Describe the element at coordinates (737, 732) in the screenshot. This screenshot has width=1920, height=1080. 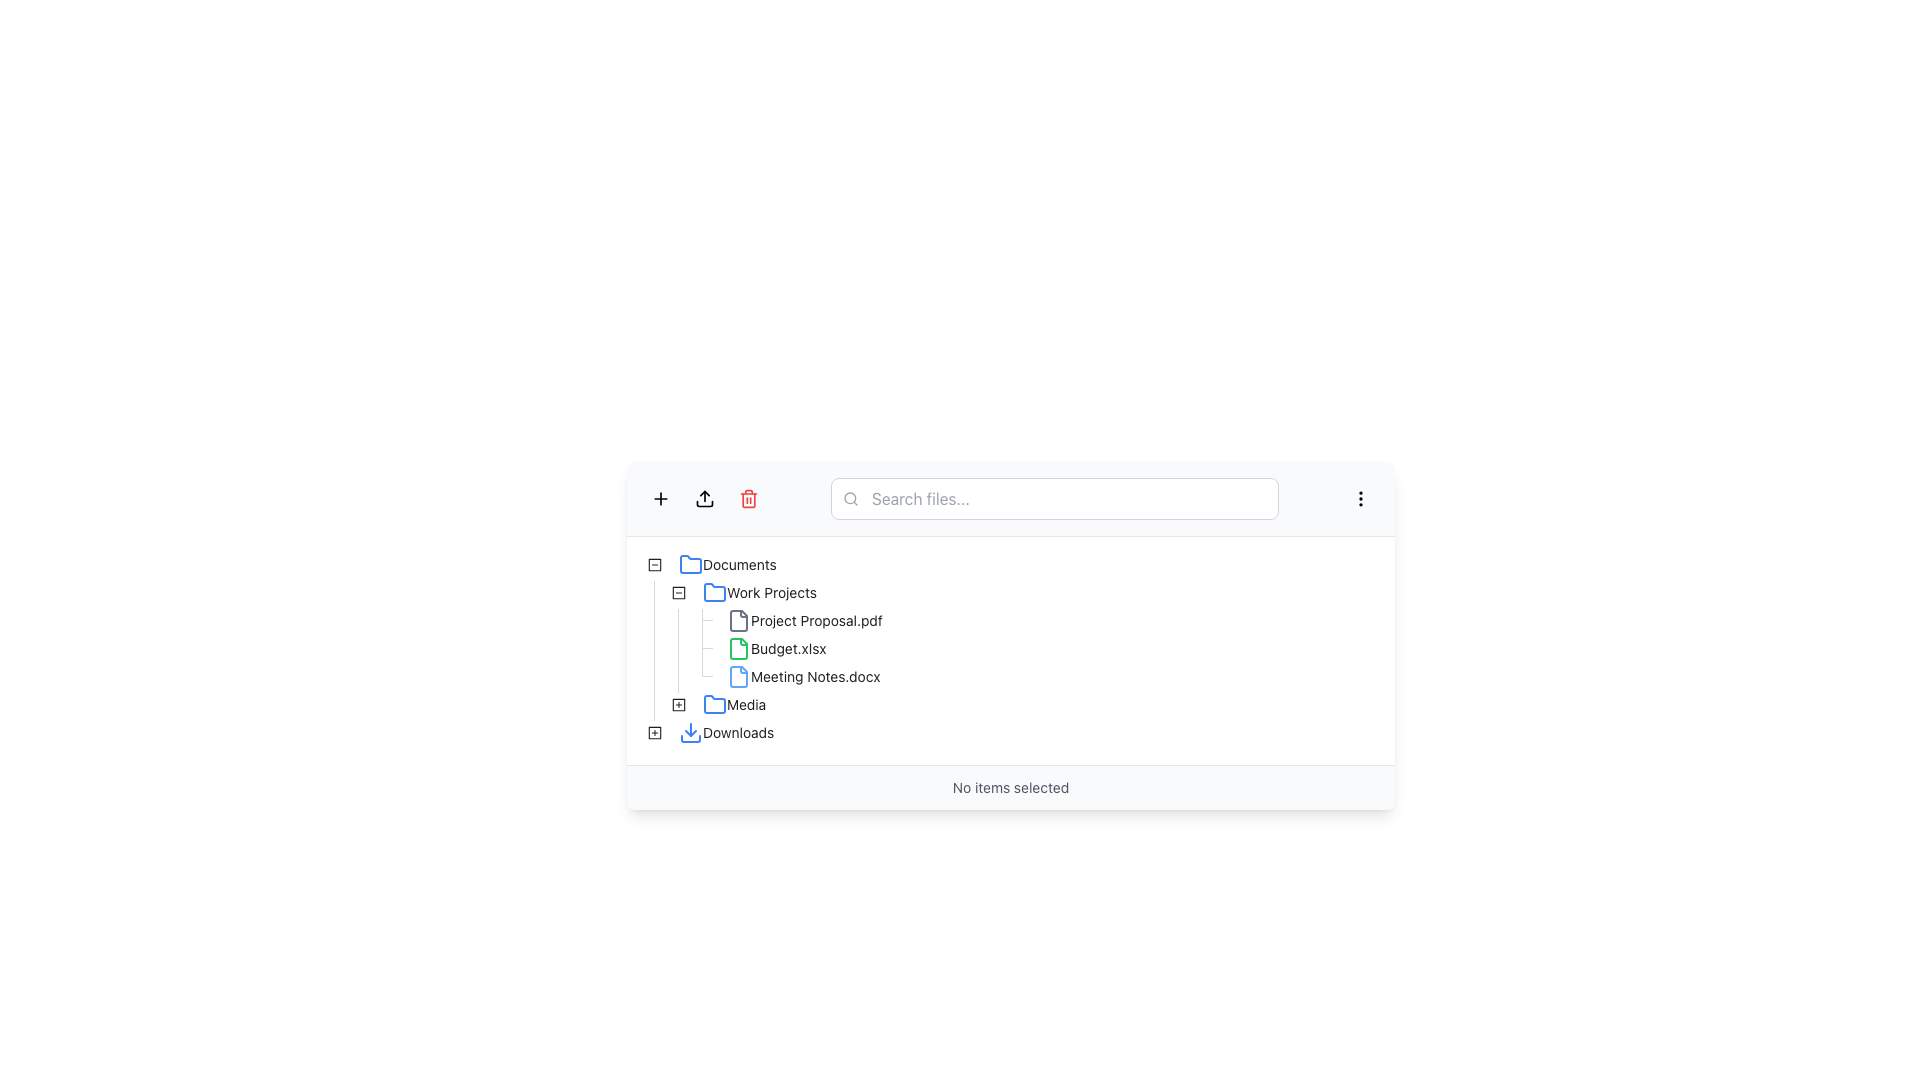
I see `the bold-text label displaying 'Downloads', which is the last node in the tree-like hierarchy structure below 'Media'` at that location.